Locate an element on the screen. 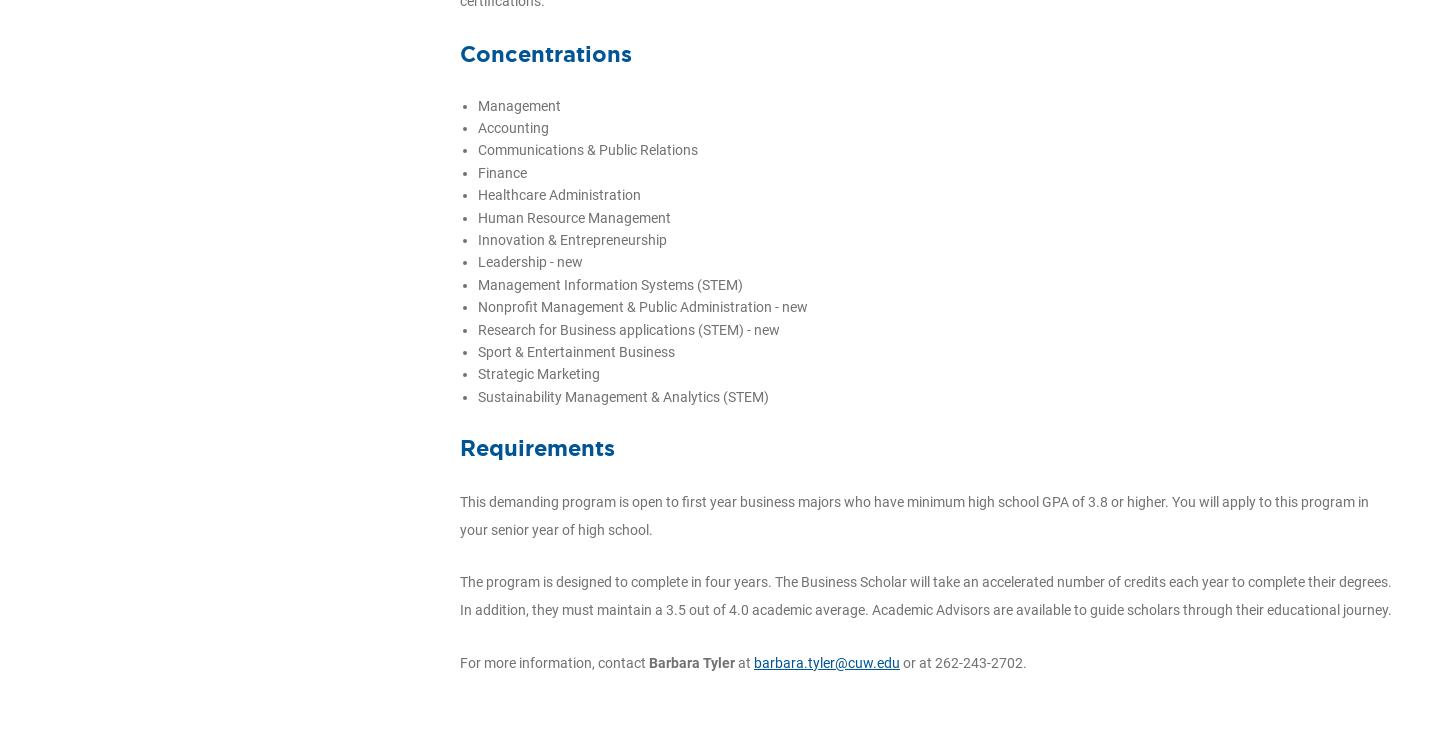  'Finance' is located at coordinates (501, 172).